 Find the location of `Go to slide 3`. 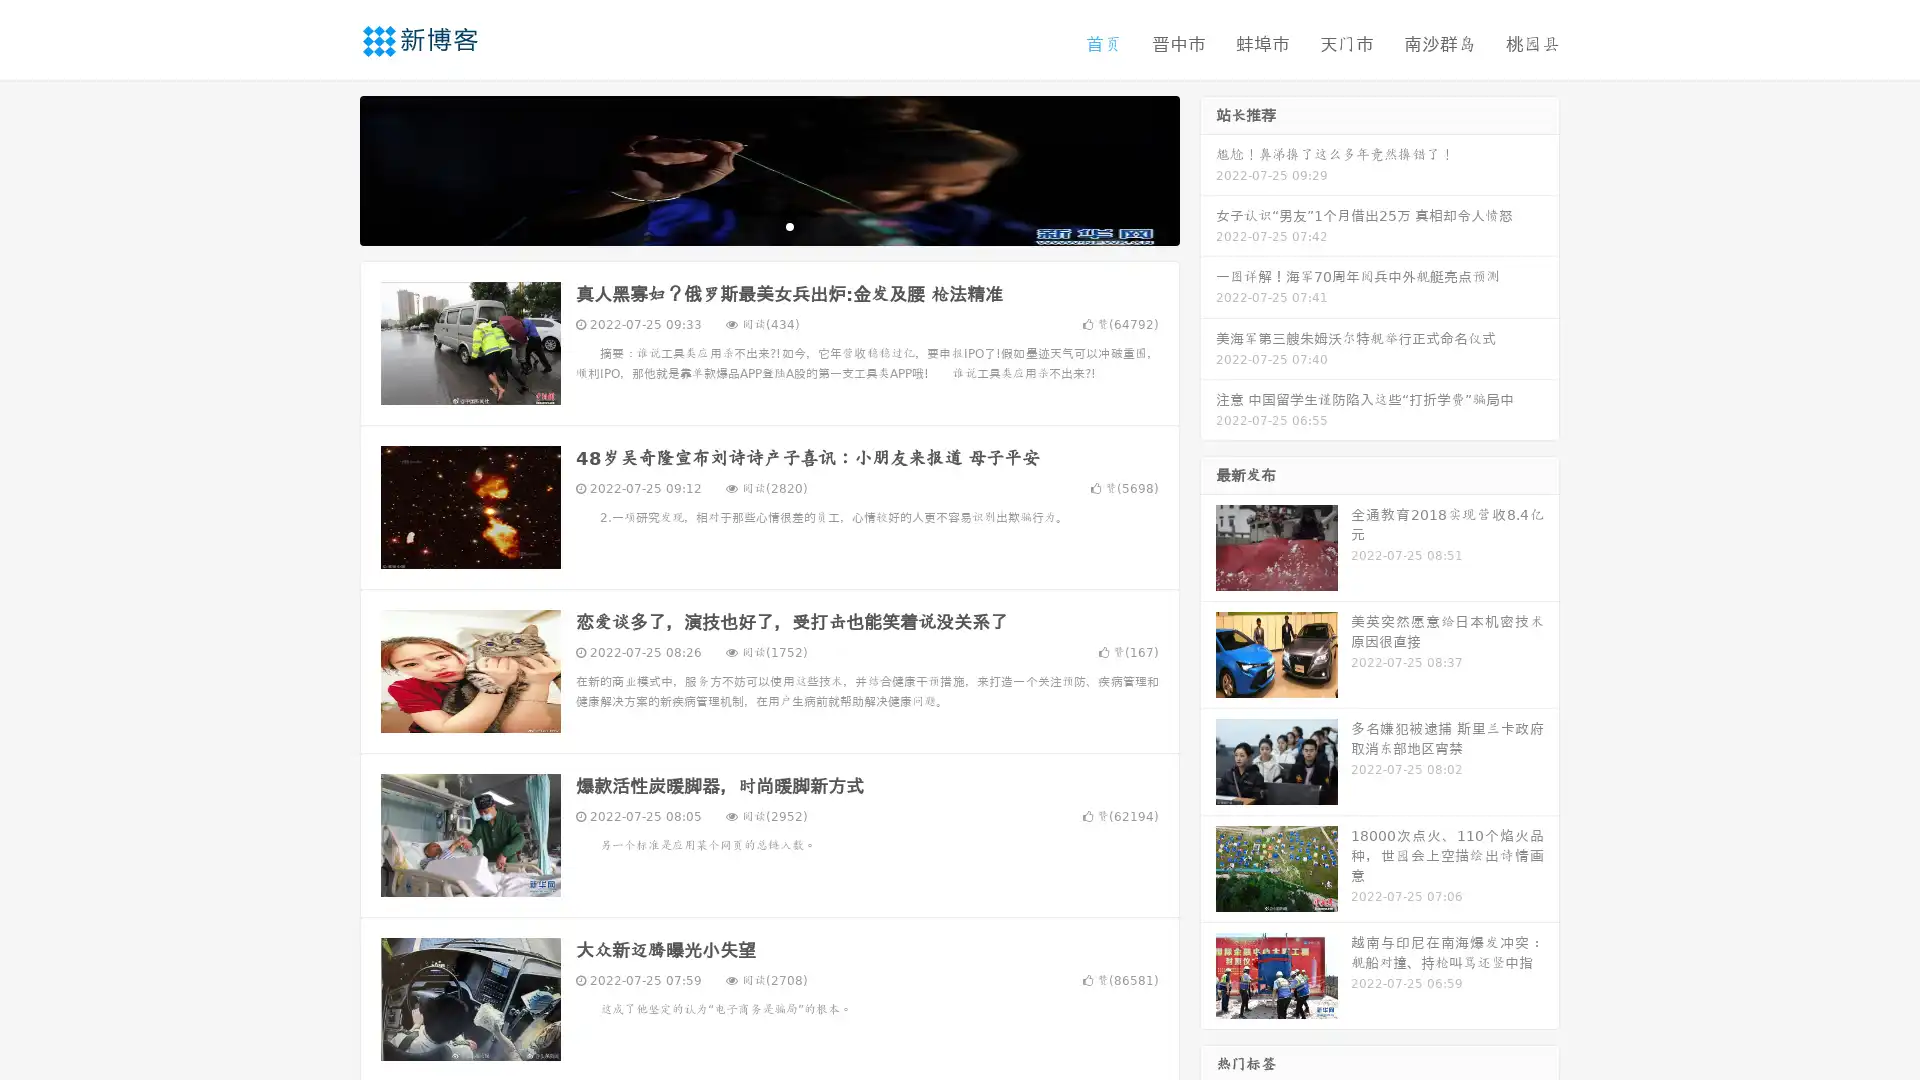

Go to slide 3 is located at coordinates (789, 225).